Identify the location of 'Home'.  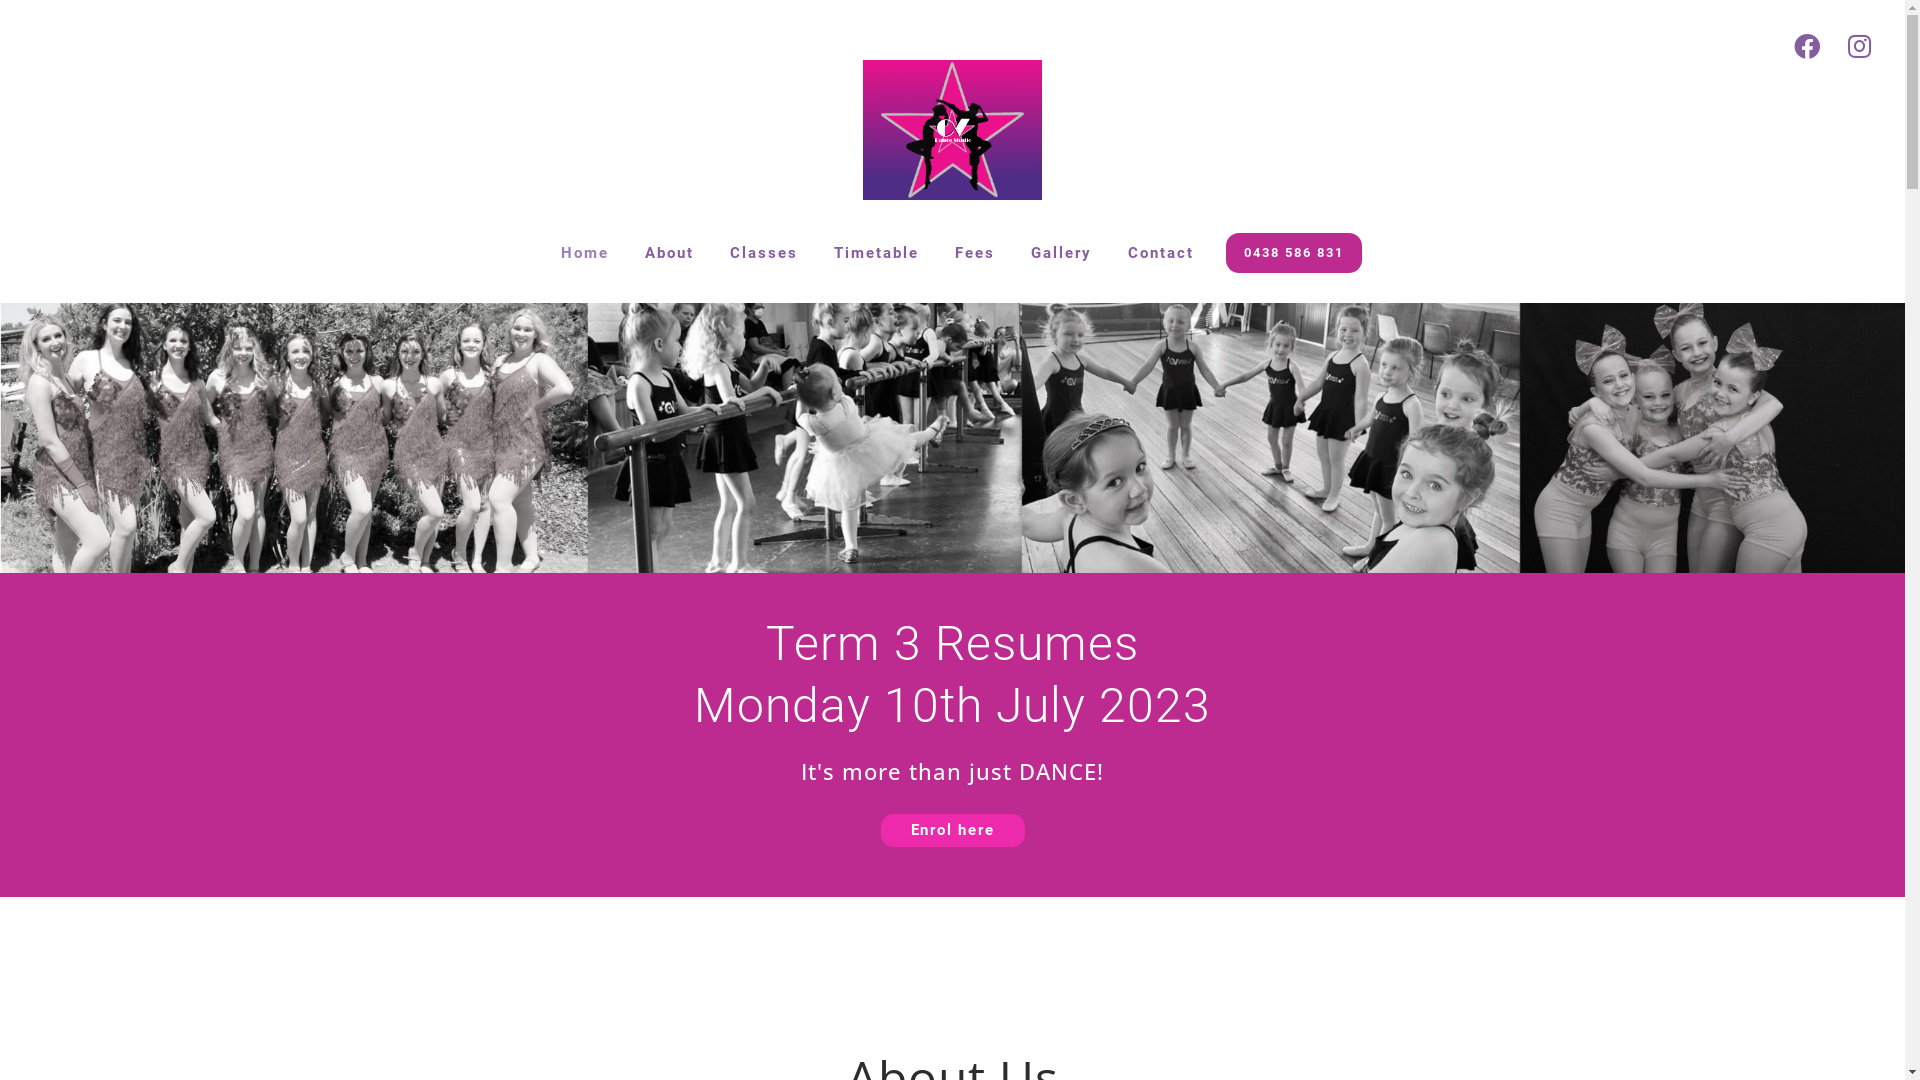
(584, 252).